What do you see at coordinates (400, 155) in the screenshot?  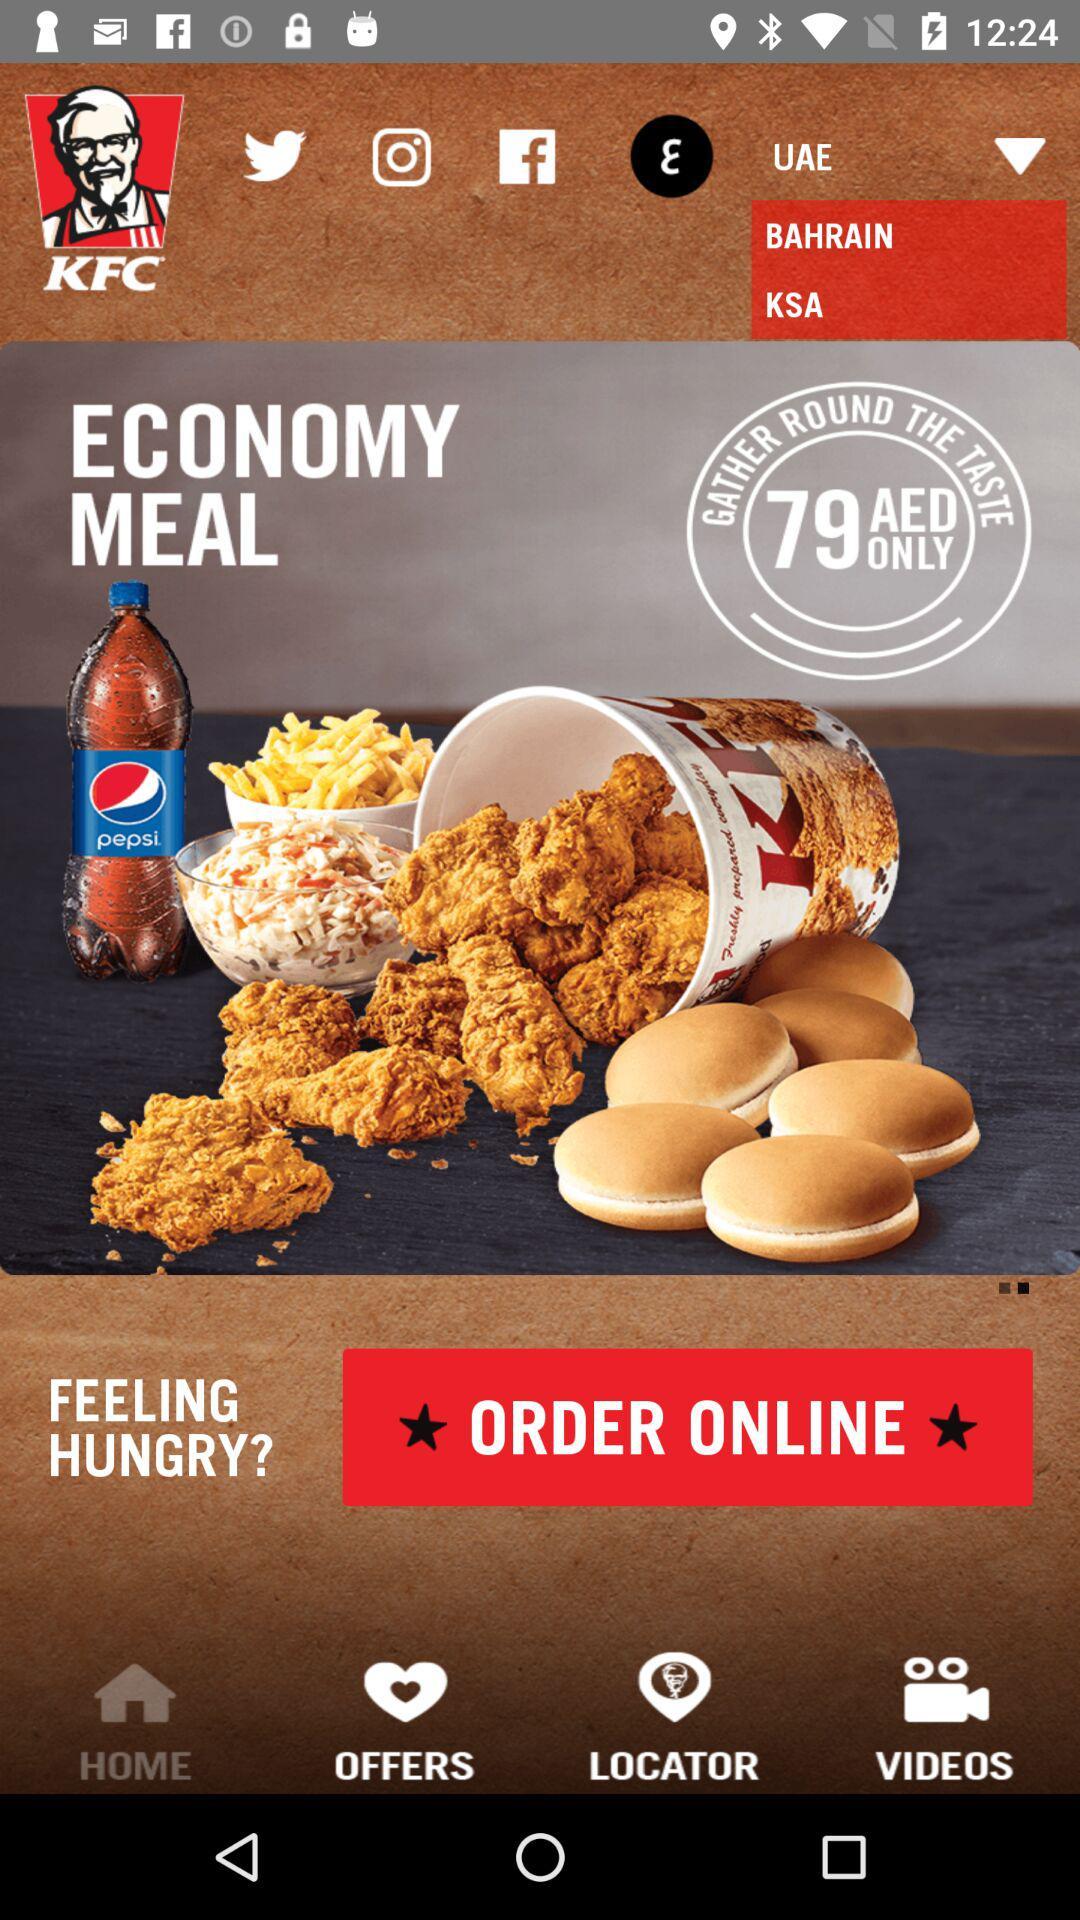 I see `the photo icon` at bounding box center [400, 155].